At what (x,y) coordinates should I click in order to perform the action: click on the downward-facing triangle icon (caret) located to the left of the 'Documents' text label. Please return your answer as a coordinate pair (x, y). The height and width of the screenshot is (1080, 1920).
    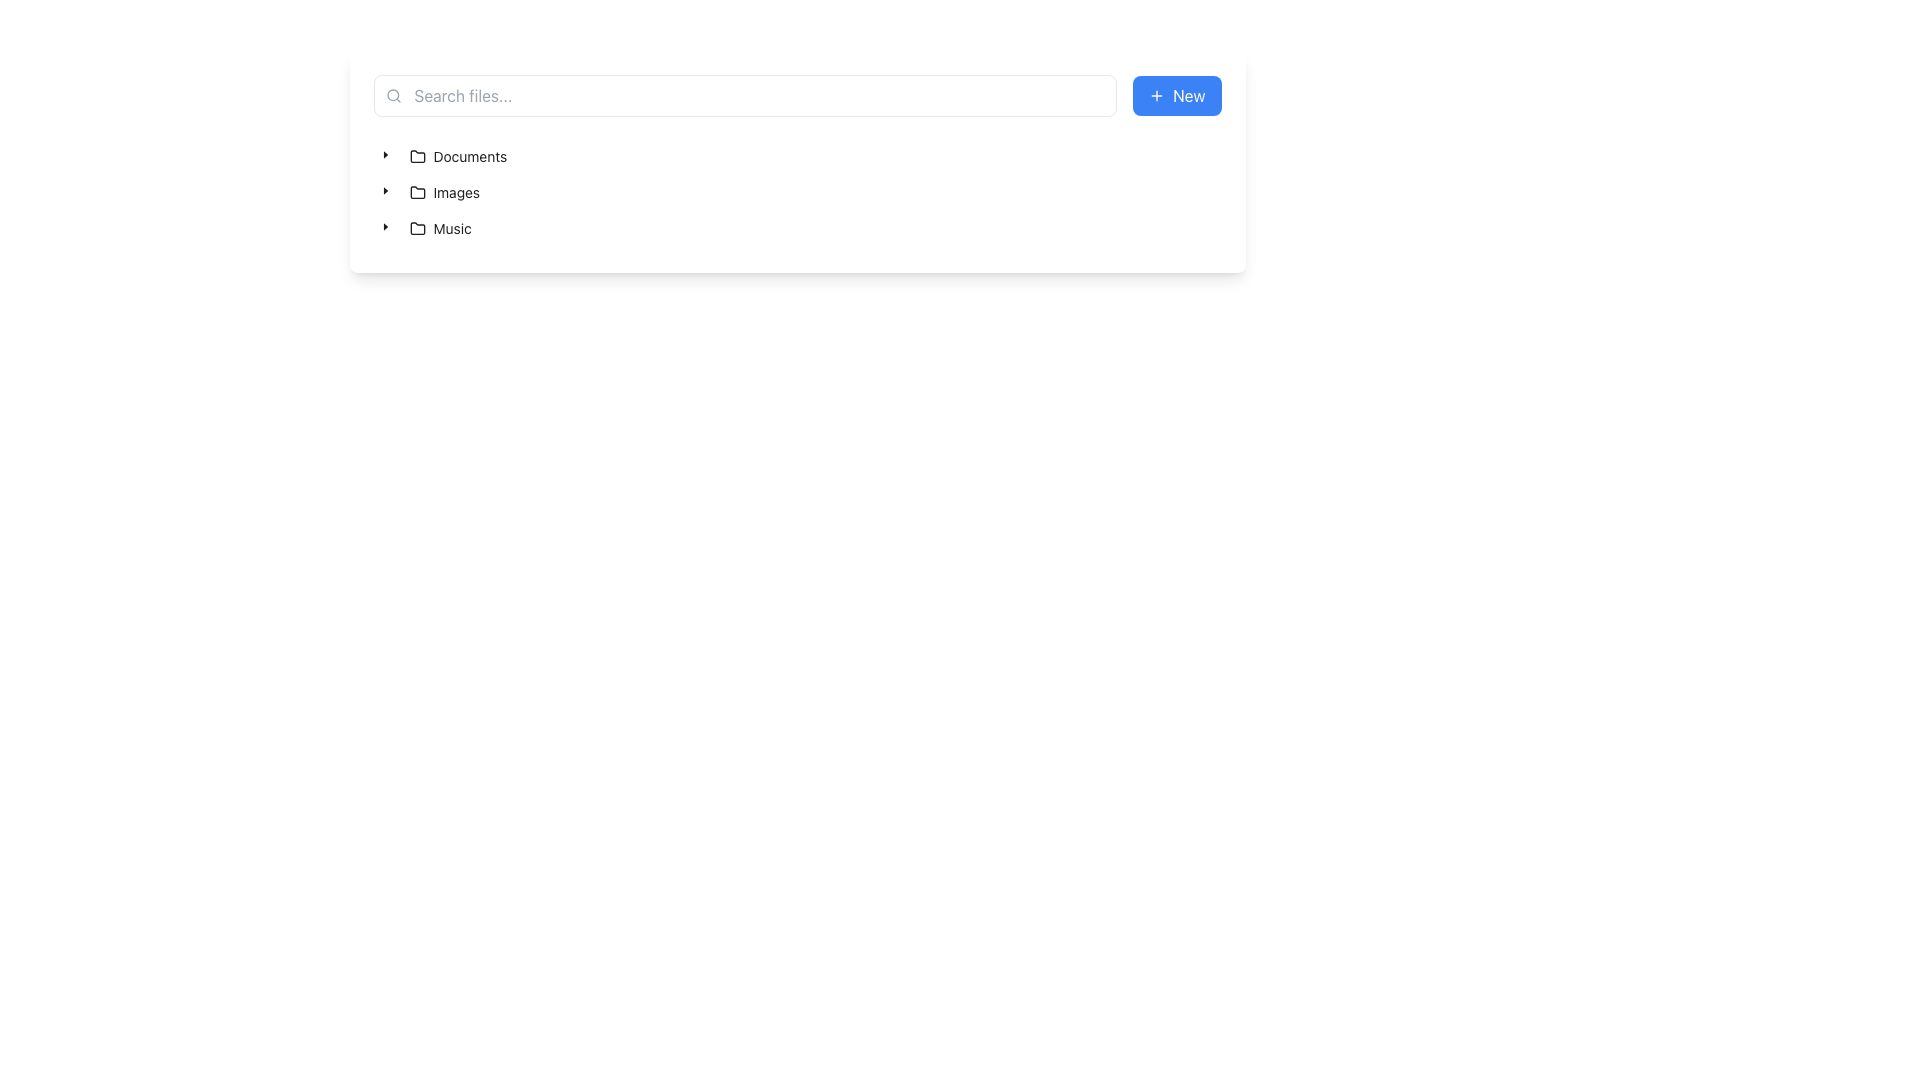
    Looking at the image, I should click on (385, 154).